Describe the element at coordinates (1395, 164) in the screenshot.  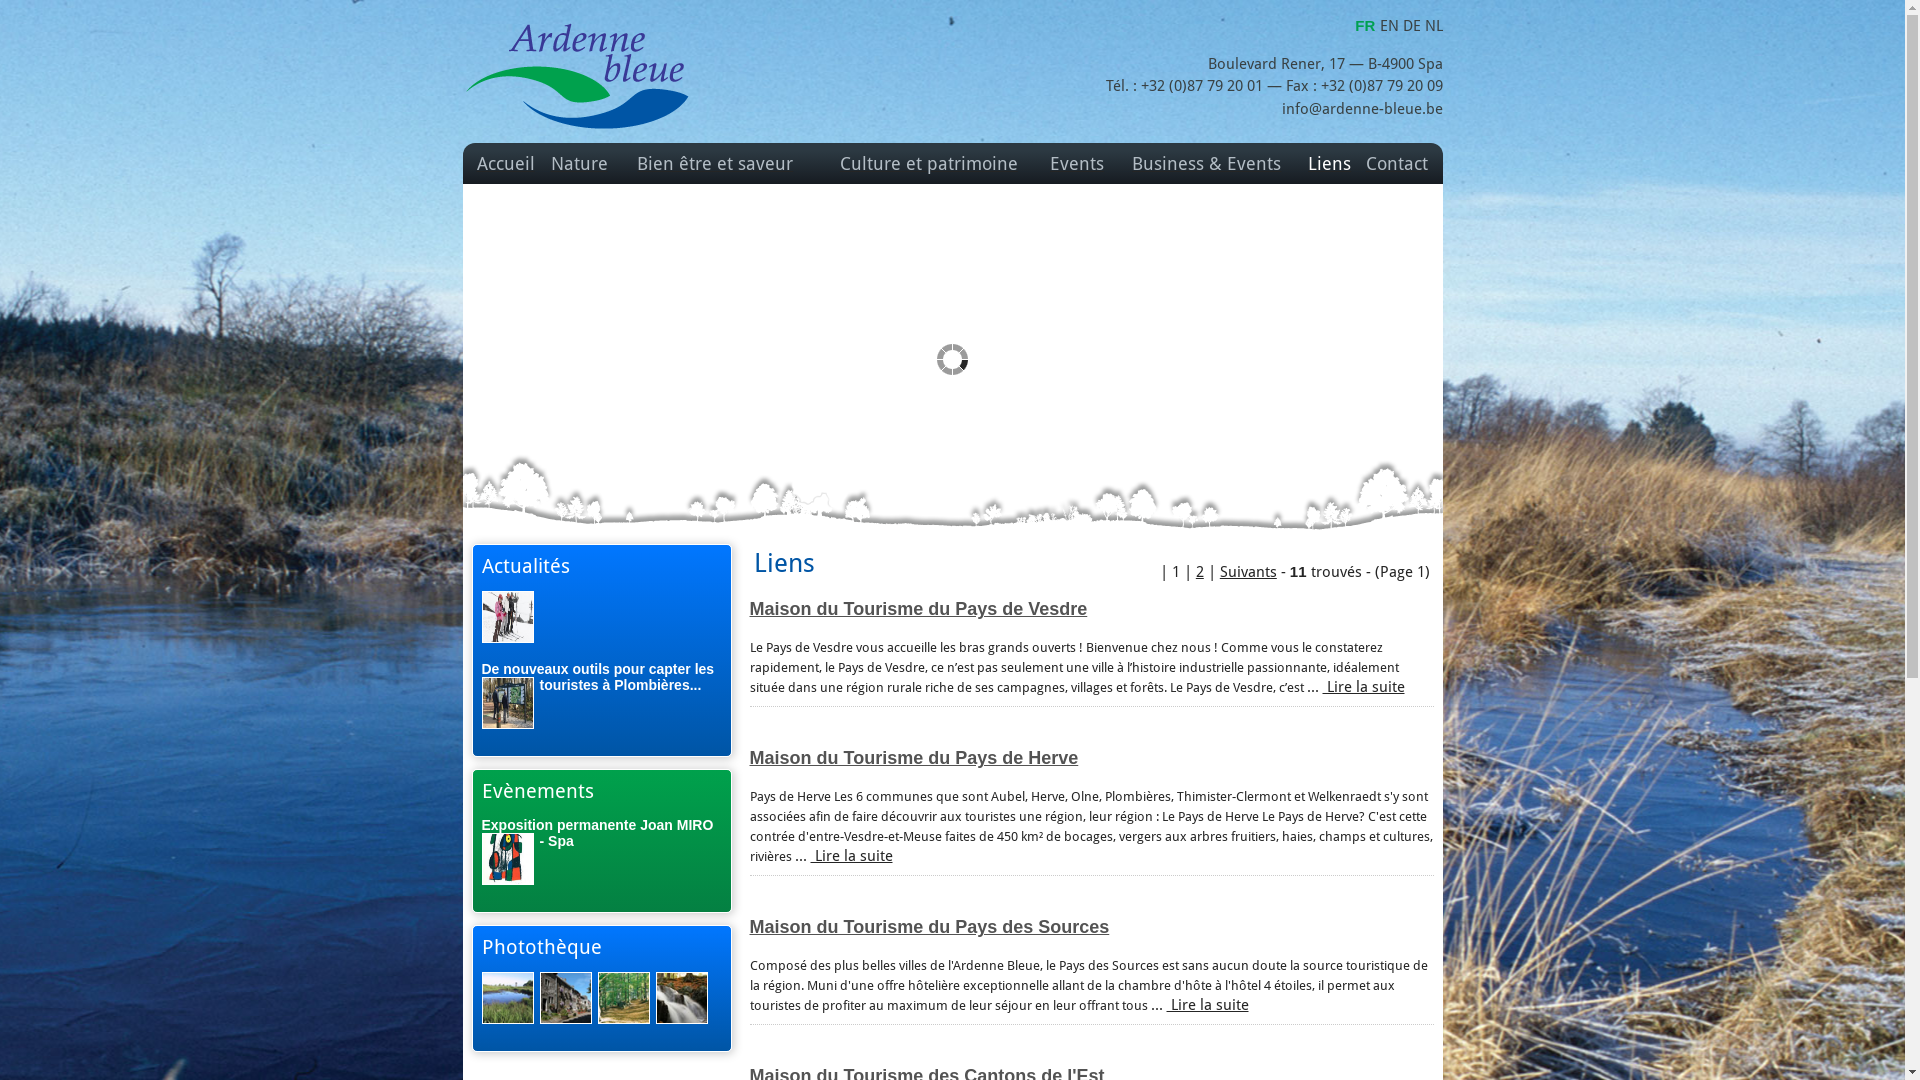
I see `'Contact'` at that location.